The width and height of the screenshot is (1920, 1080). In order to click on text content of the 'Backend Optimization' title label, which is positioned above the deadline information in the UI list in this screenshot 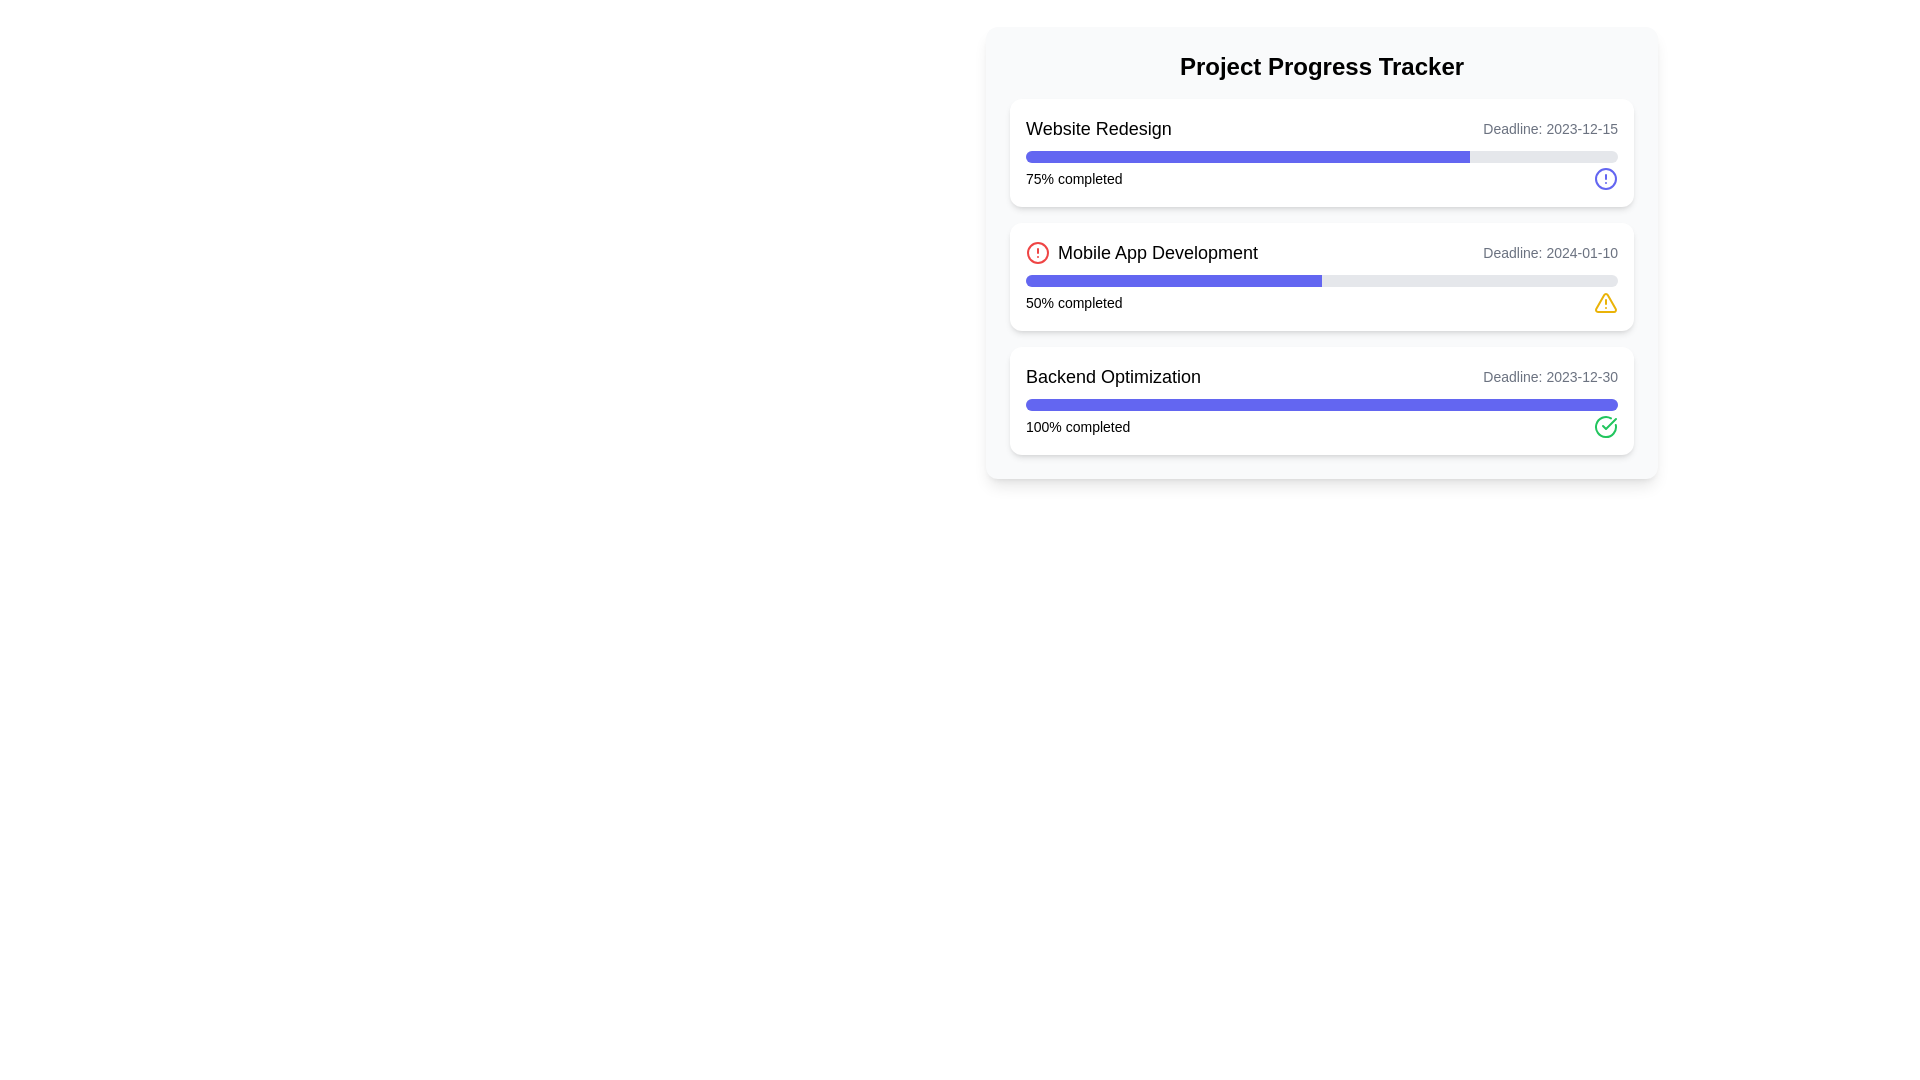, I will do `click(1112, 377)`.